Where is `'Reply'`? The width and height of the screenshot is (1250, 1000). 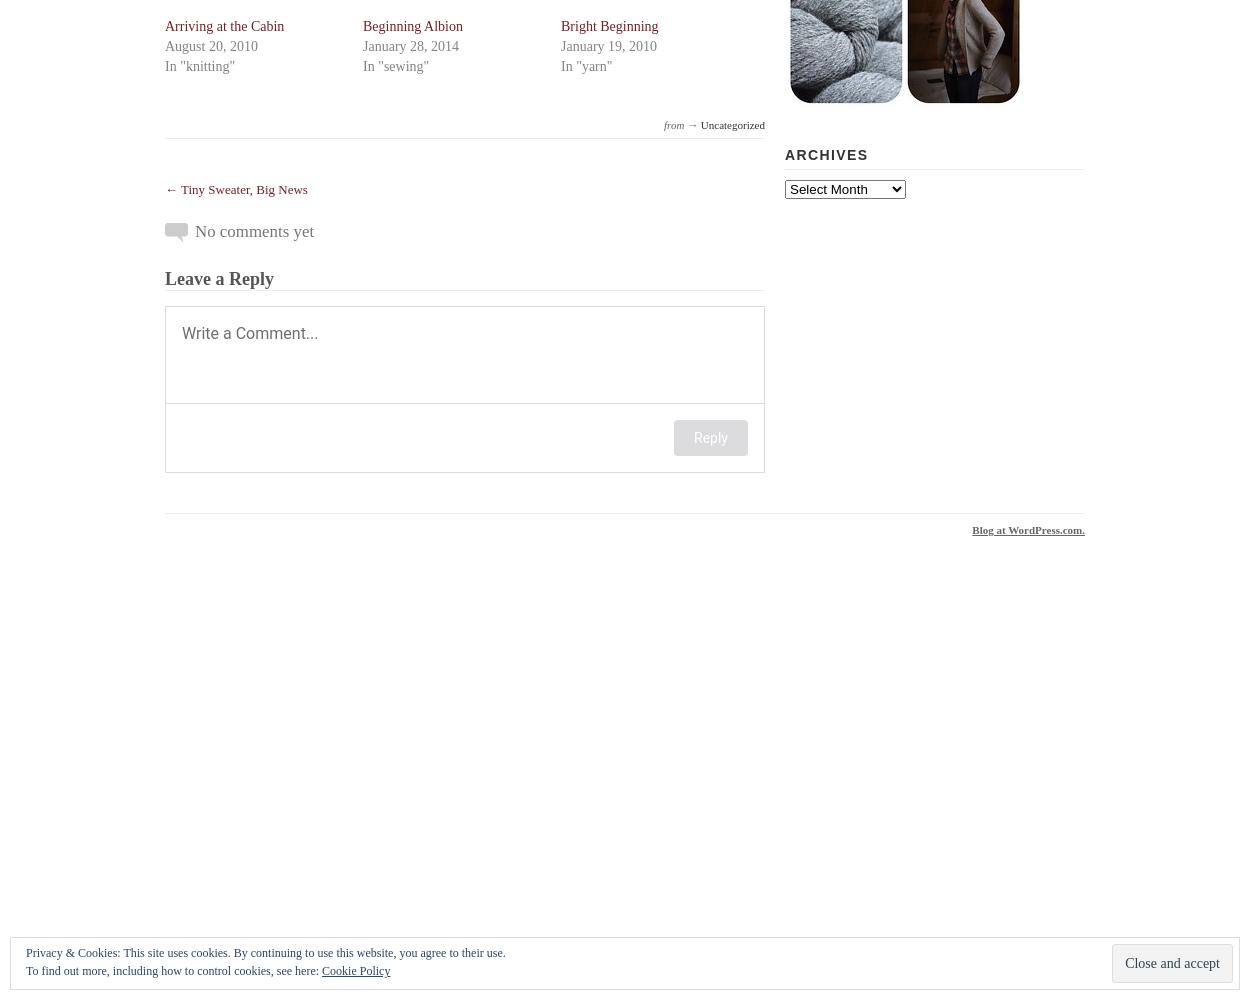
'Reply' is located at coordinates (710, 438).